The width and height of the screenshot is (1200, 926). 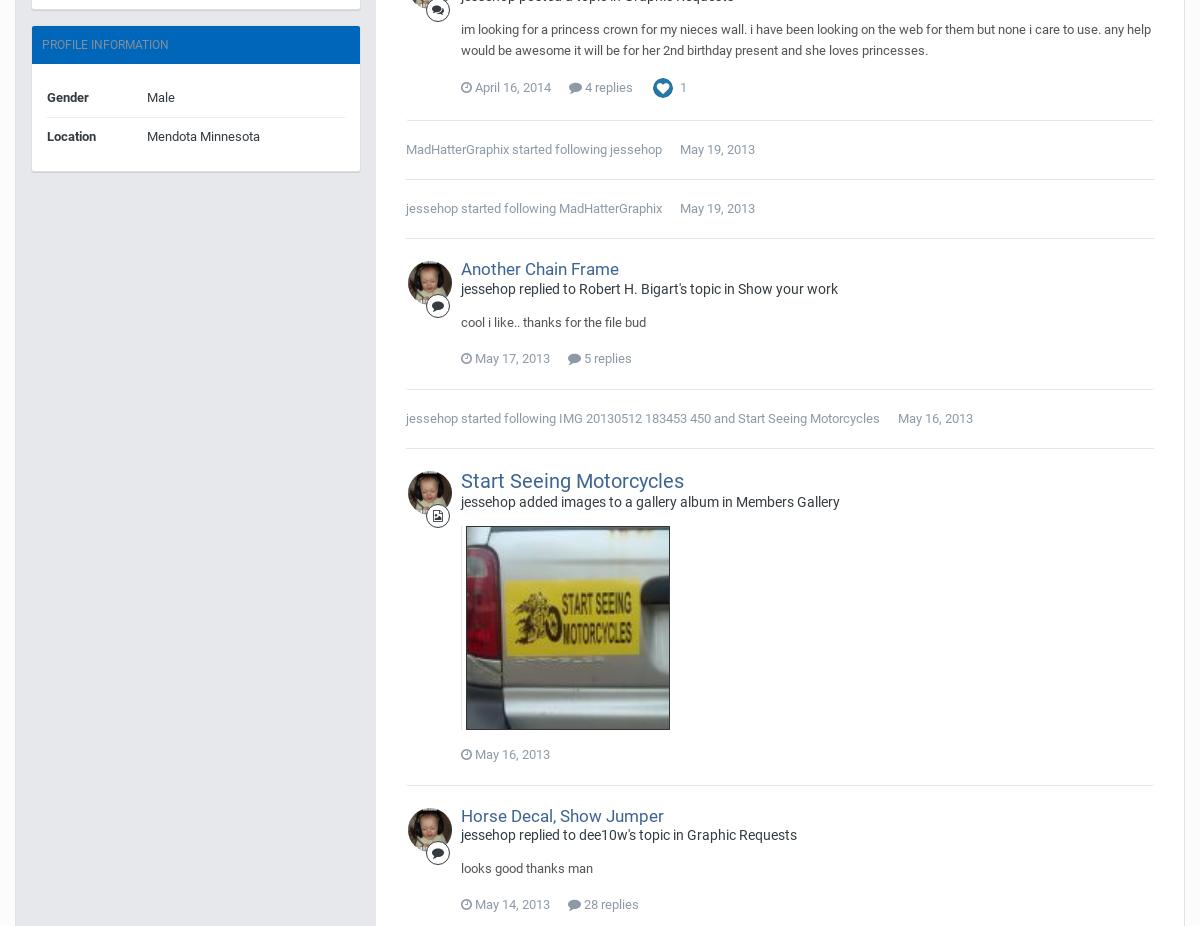 What do you see at coordinates (787, 287) in the screenshot?
I see `'Show your work'` at bounding box center [787, 287].